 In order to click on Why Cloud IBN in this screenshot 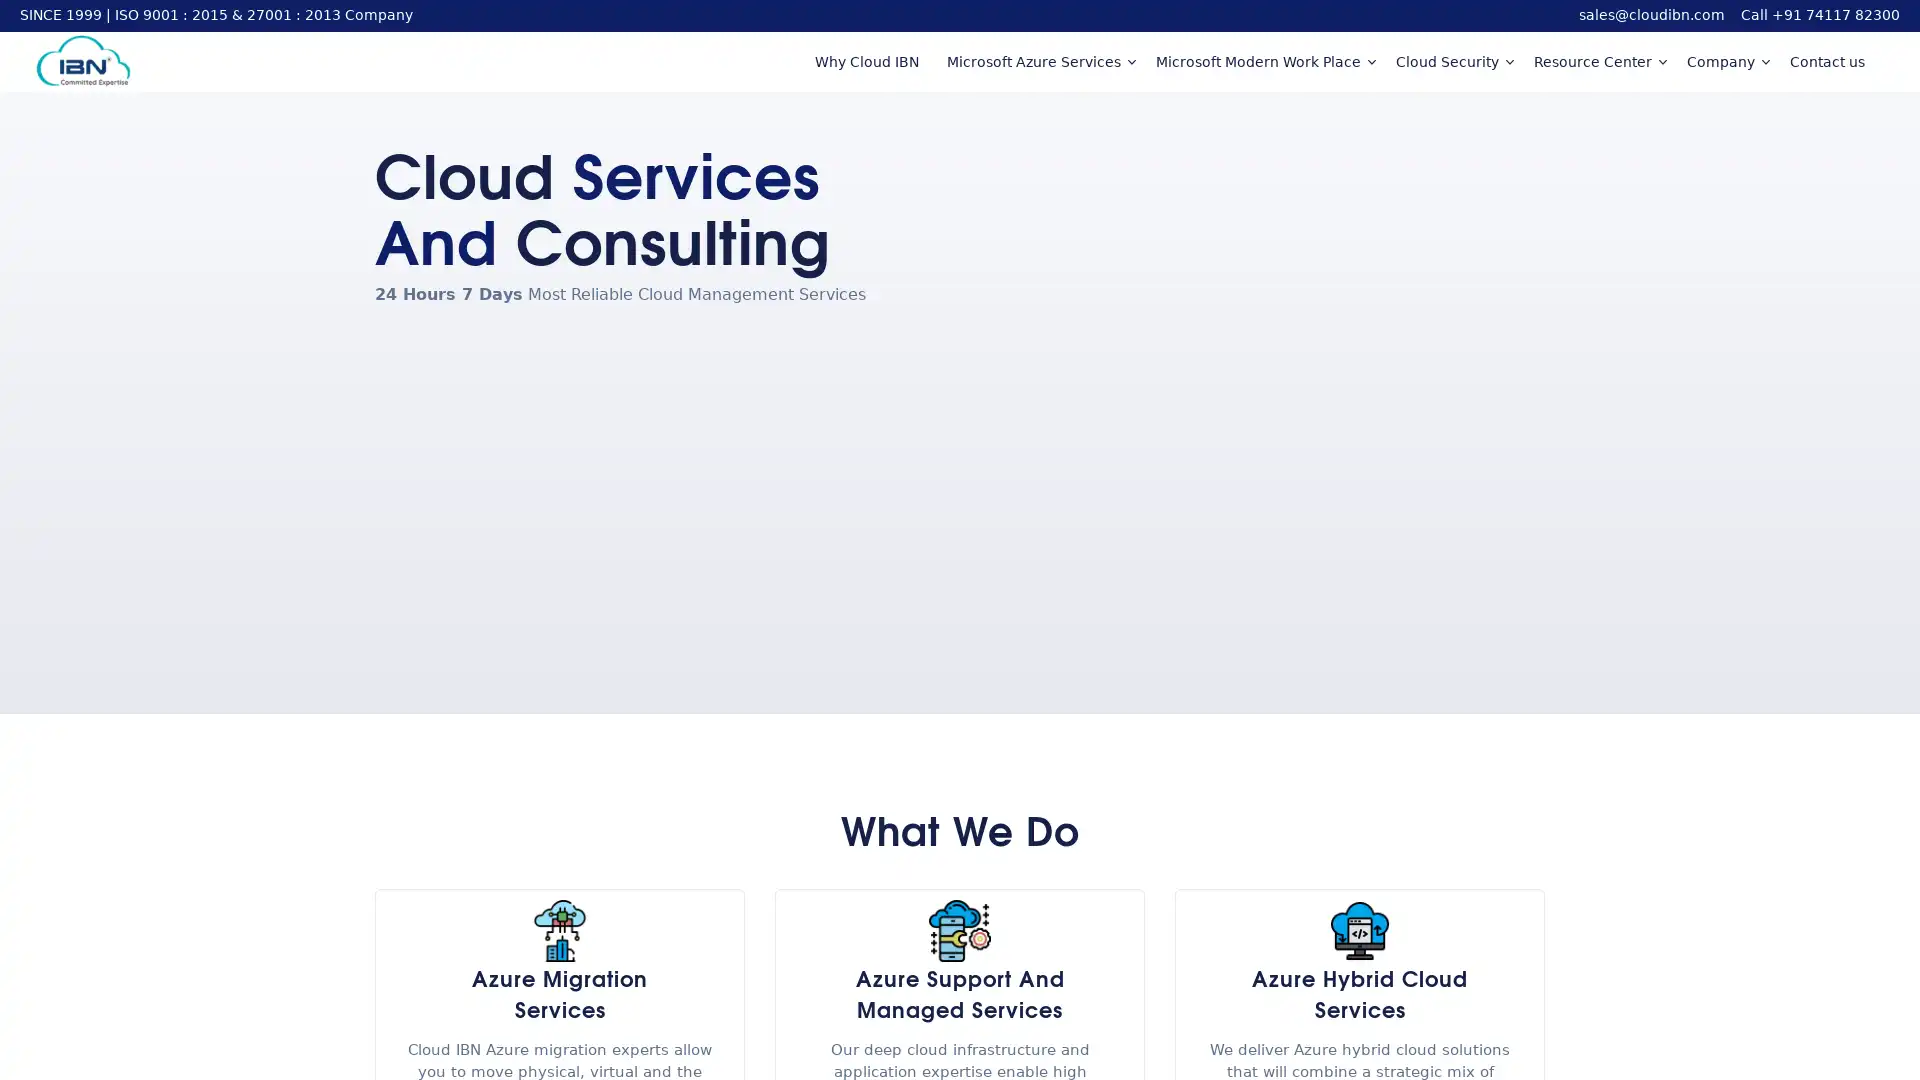, I will do `click(865, 60)`.